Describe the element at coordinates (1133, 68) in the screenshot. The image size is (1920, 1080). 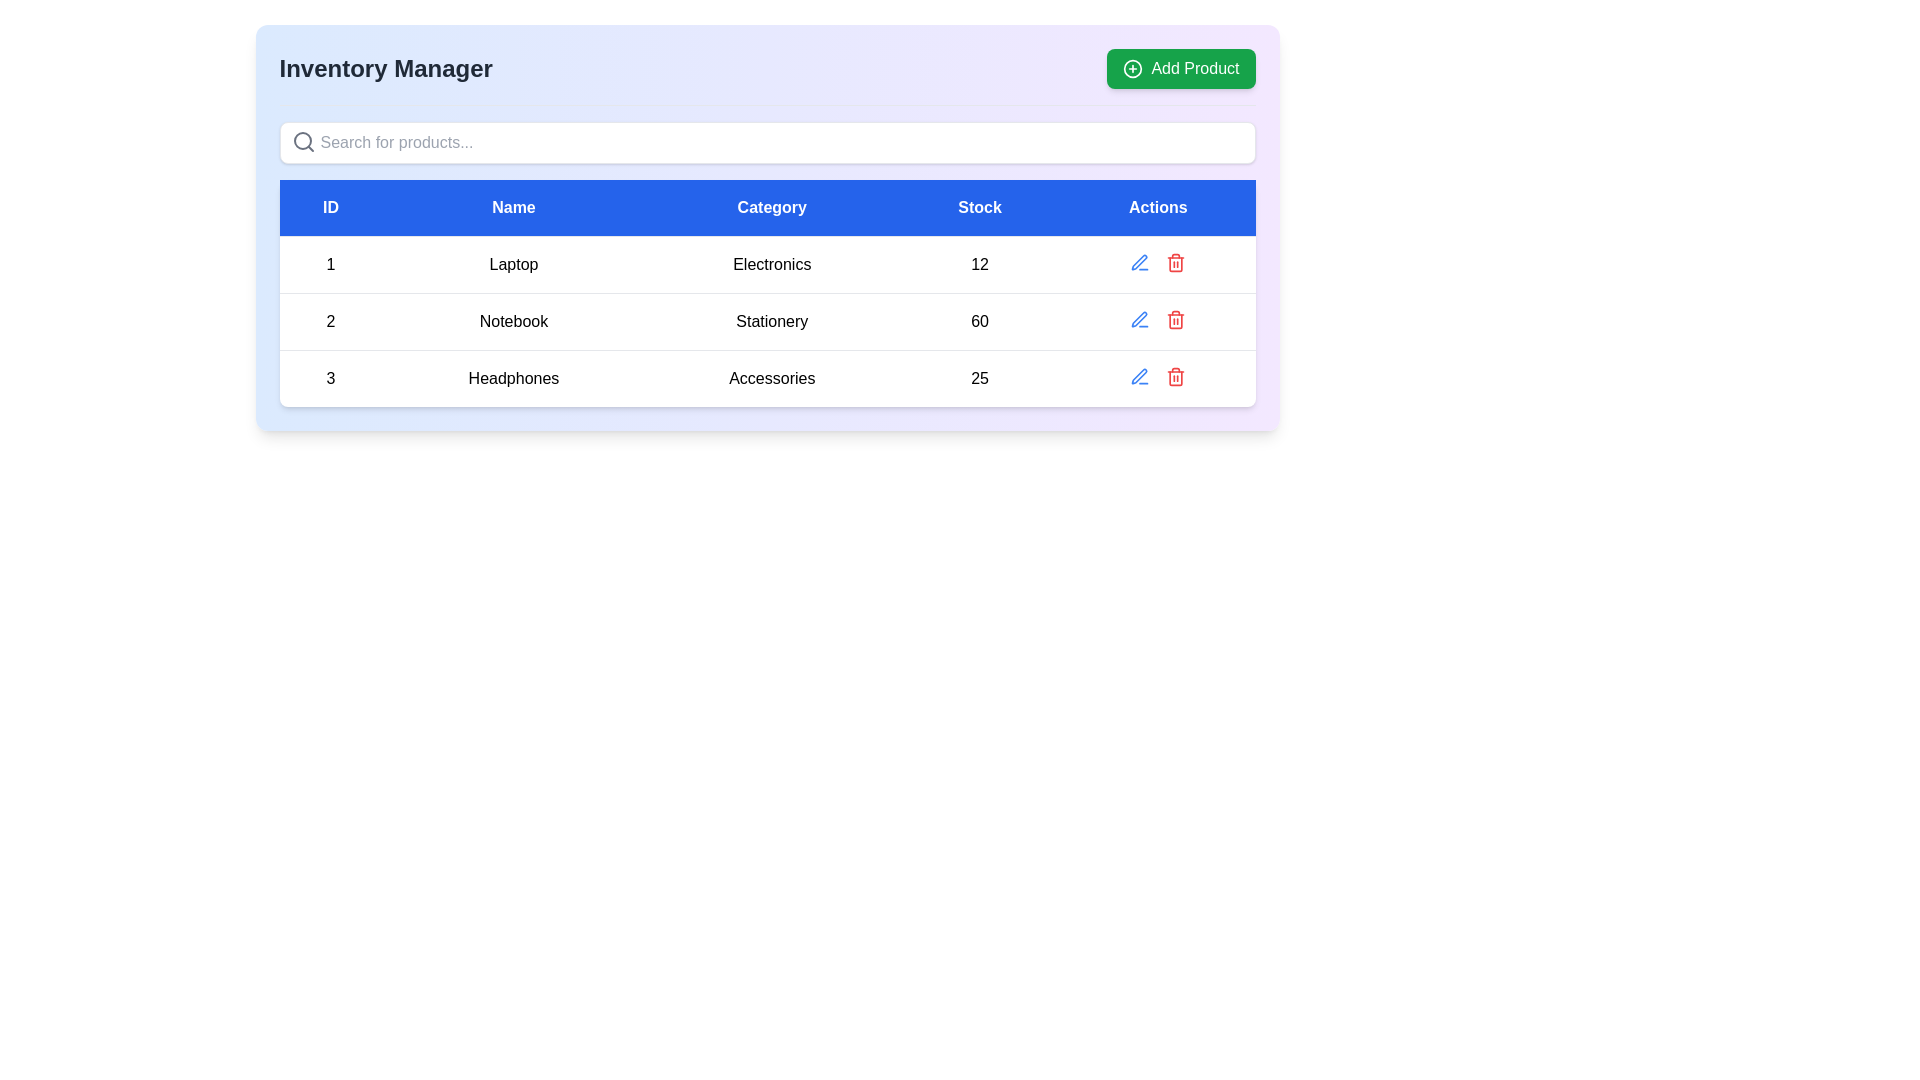
I see `the circular SVG element located on the left side of the 'Add Product' green button in the top-right corner of the interface` at that location.